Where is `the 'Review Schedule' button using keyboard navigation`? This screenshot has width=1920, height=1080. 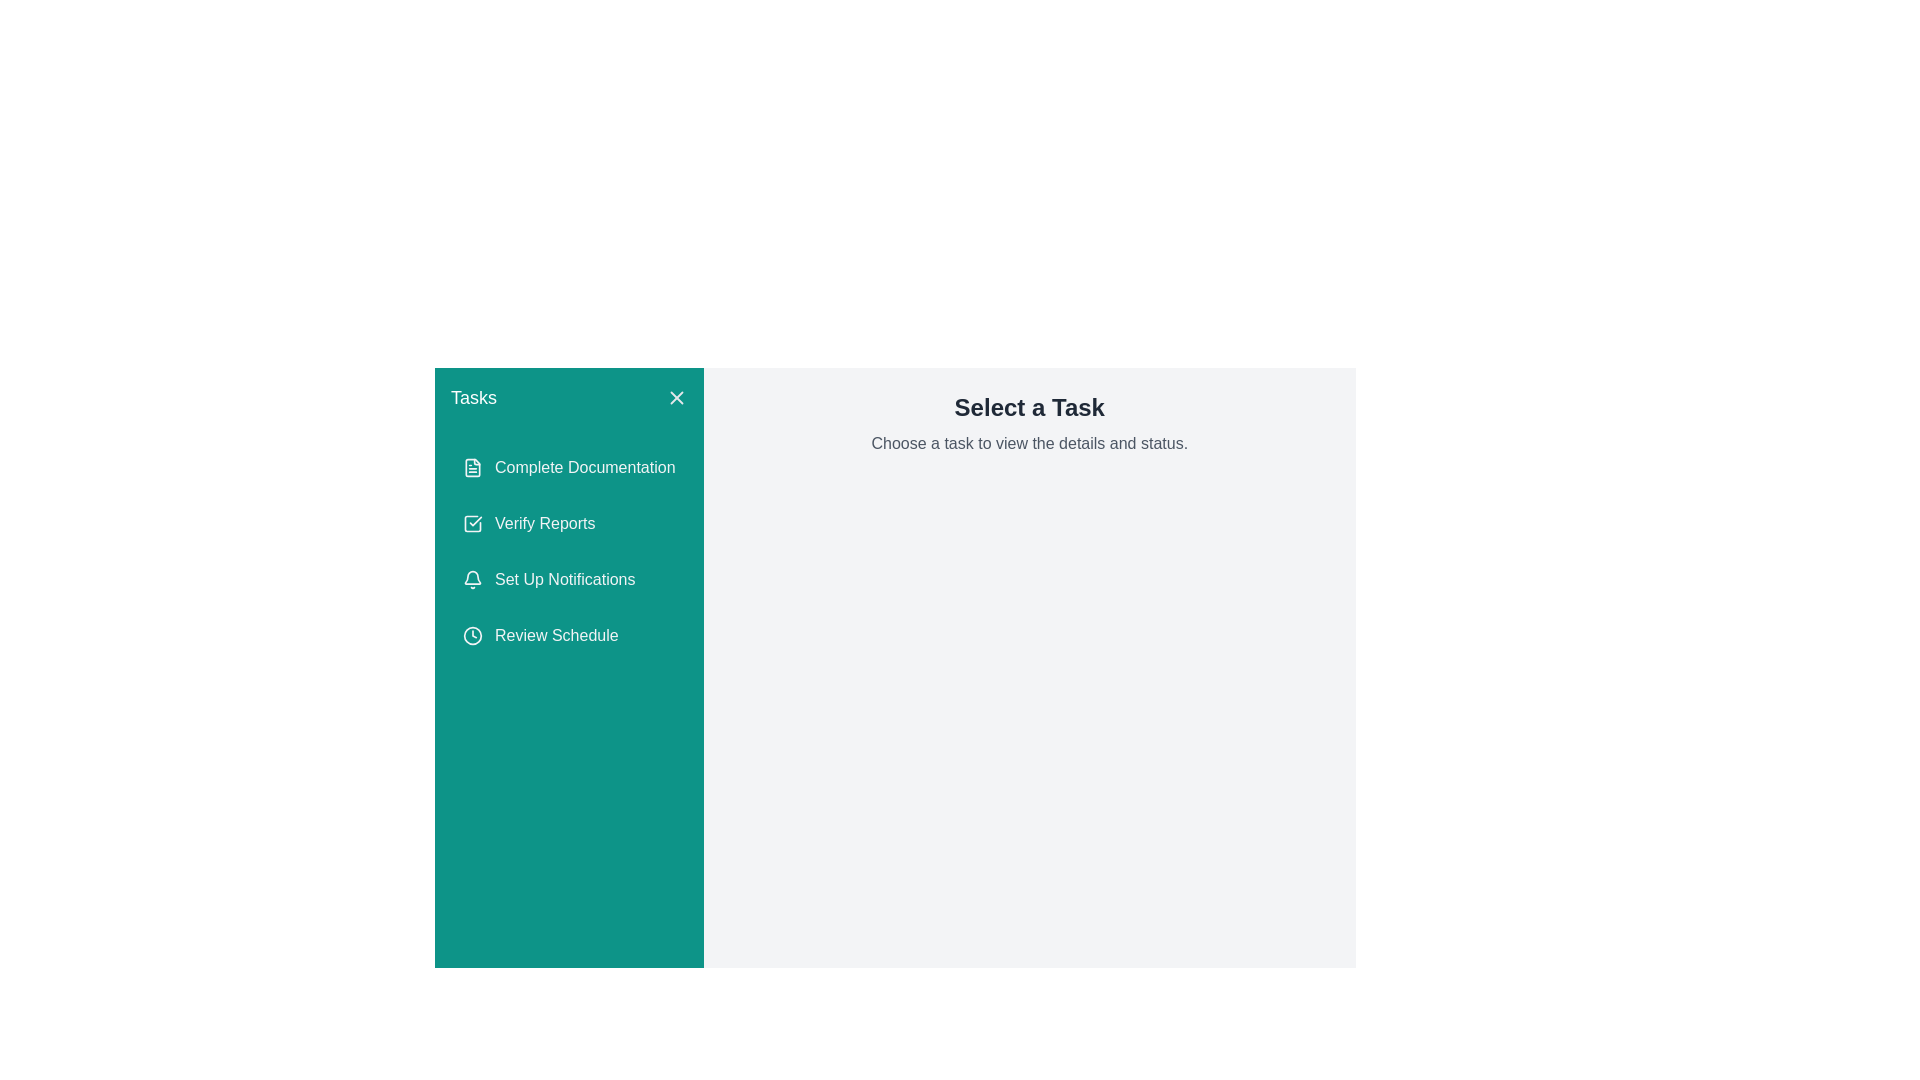 the 'Review Schedule' button using keyboard navigation is located at coordinates (568, 636).